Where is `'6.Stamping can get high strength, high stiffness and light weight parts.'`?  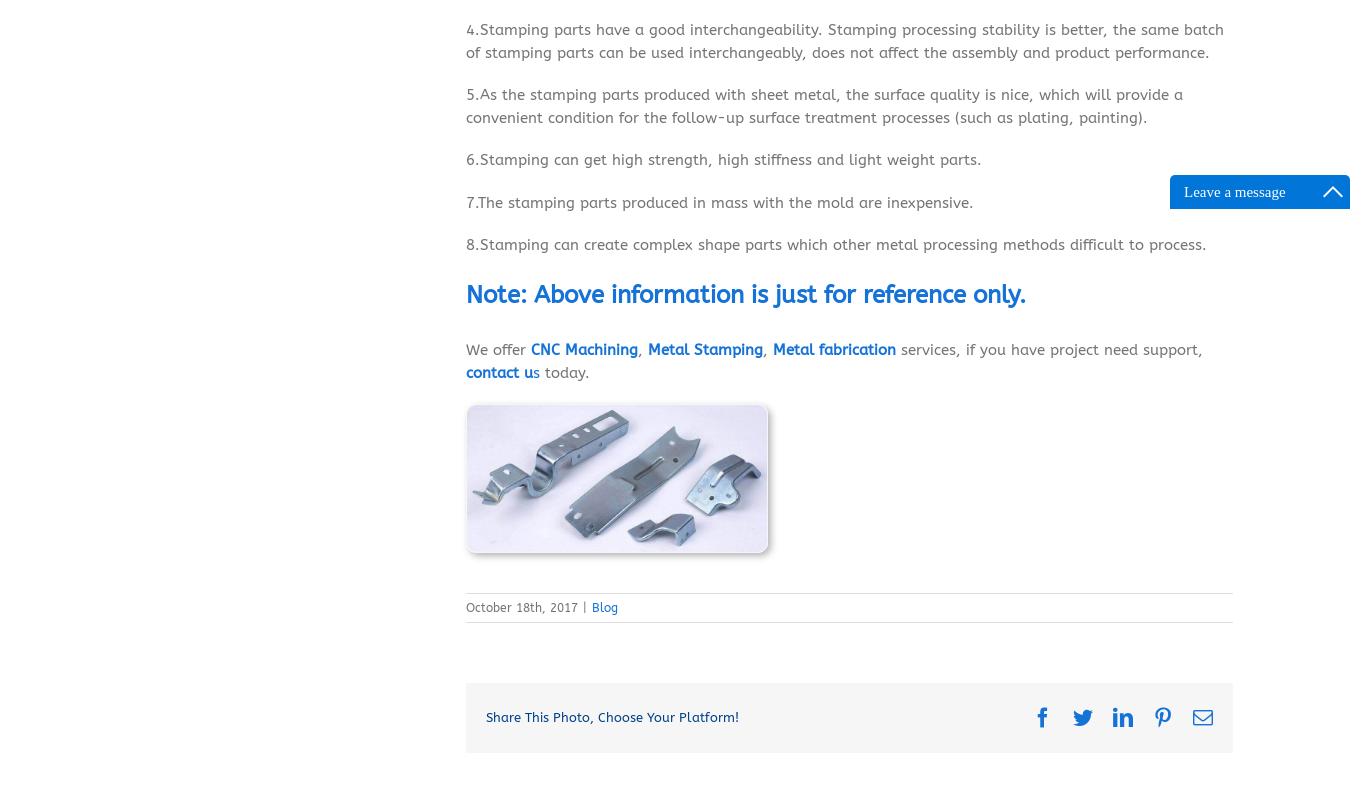 '6.Stamping can get high strength, high stiffness and light weight parts.' is located at coordinates (723, 160).